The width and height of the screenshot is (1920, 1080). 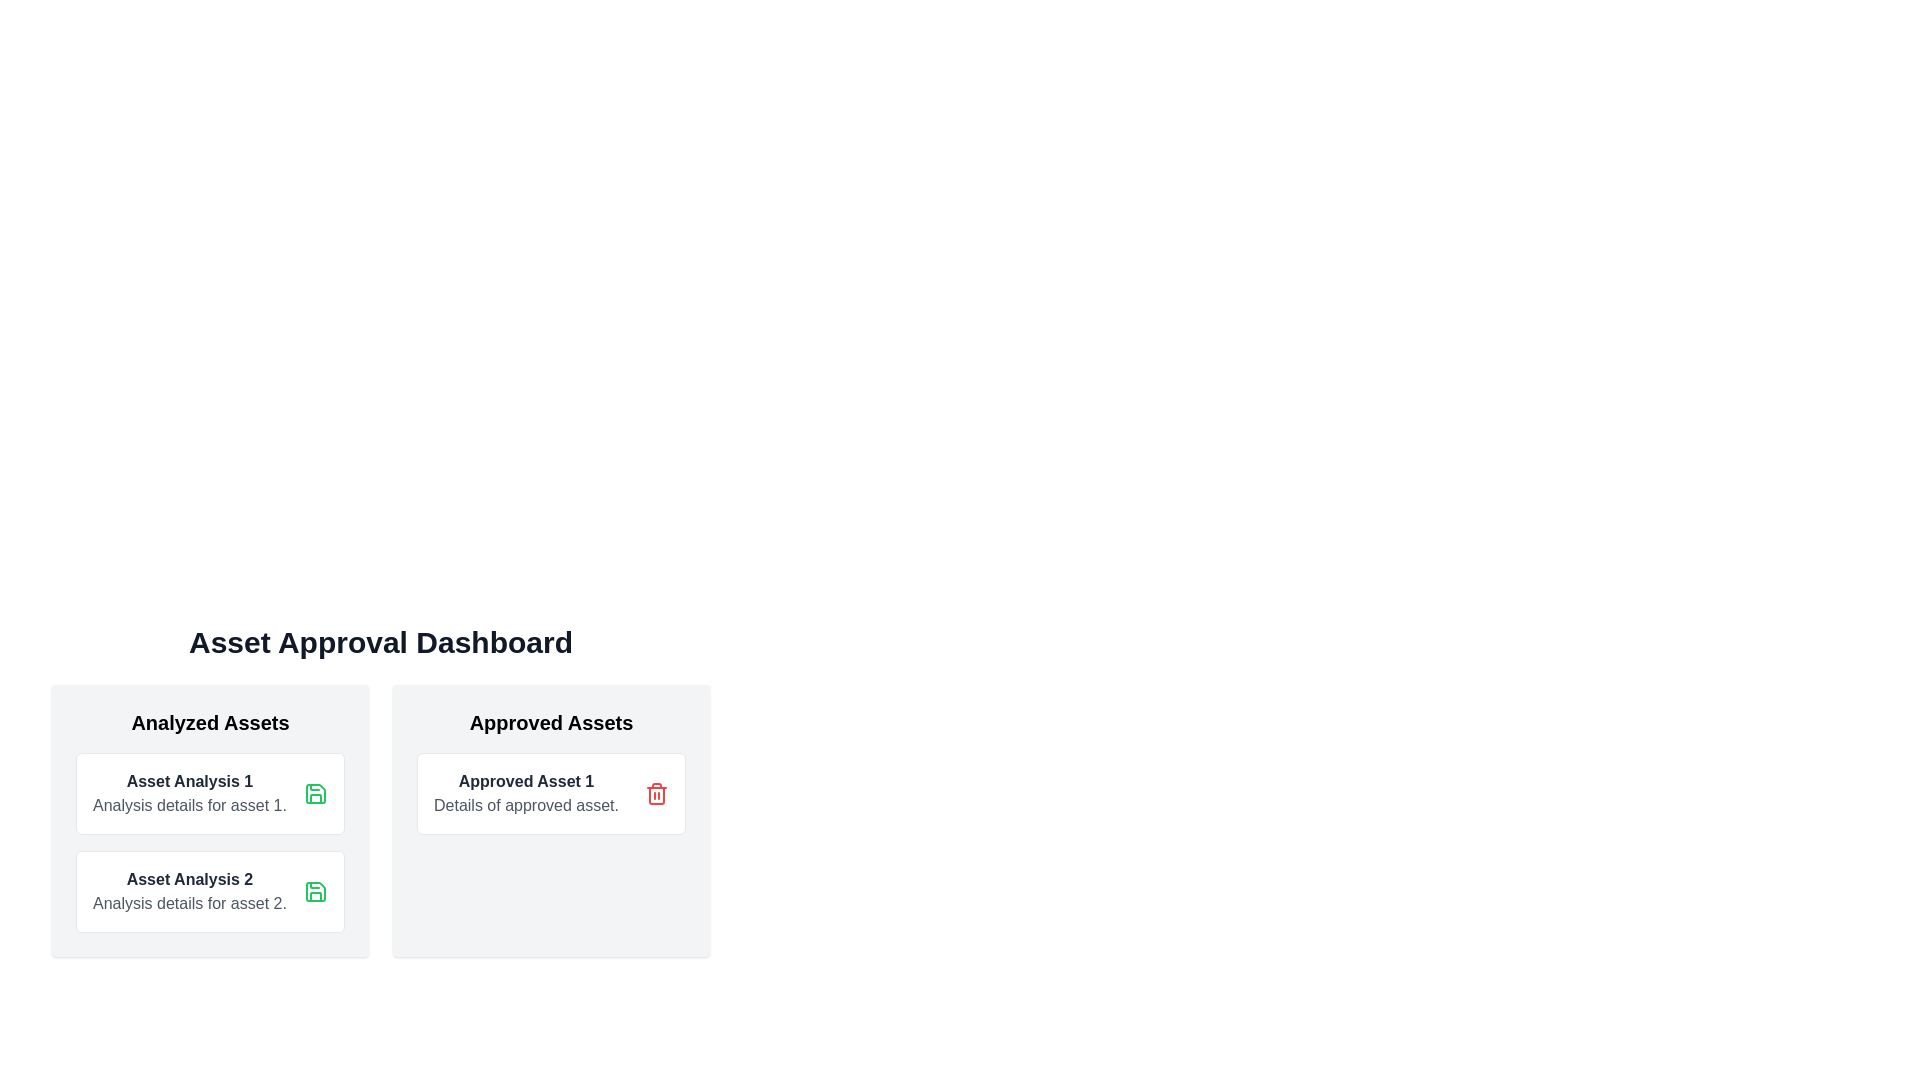 I want to click on the green floppy disk icon button located in the top-right corner of the 'Asset Analysis 1' card, so click(x=315, y=793).